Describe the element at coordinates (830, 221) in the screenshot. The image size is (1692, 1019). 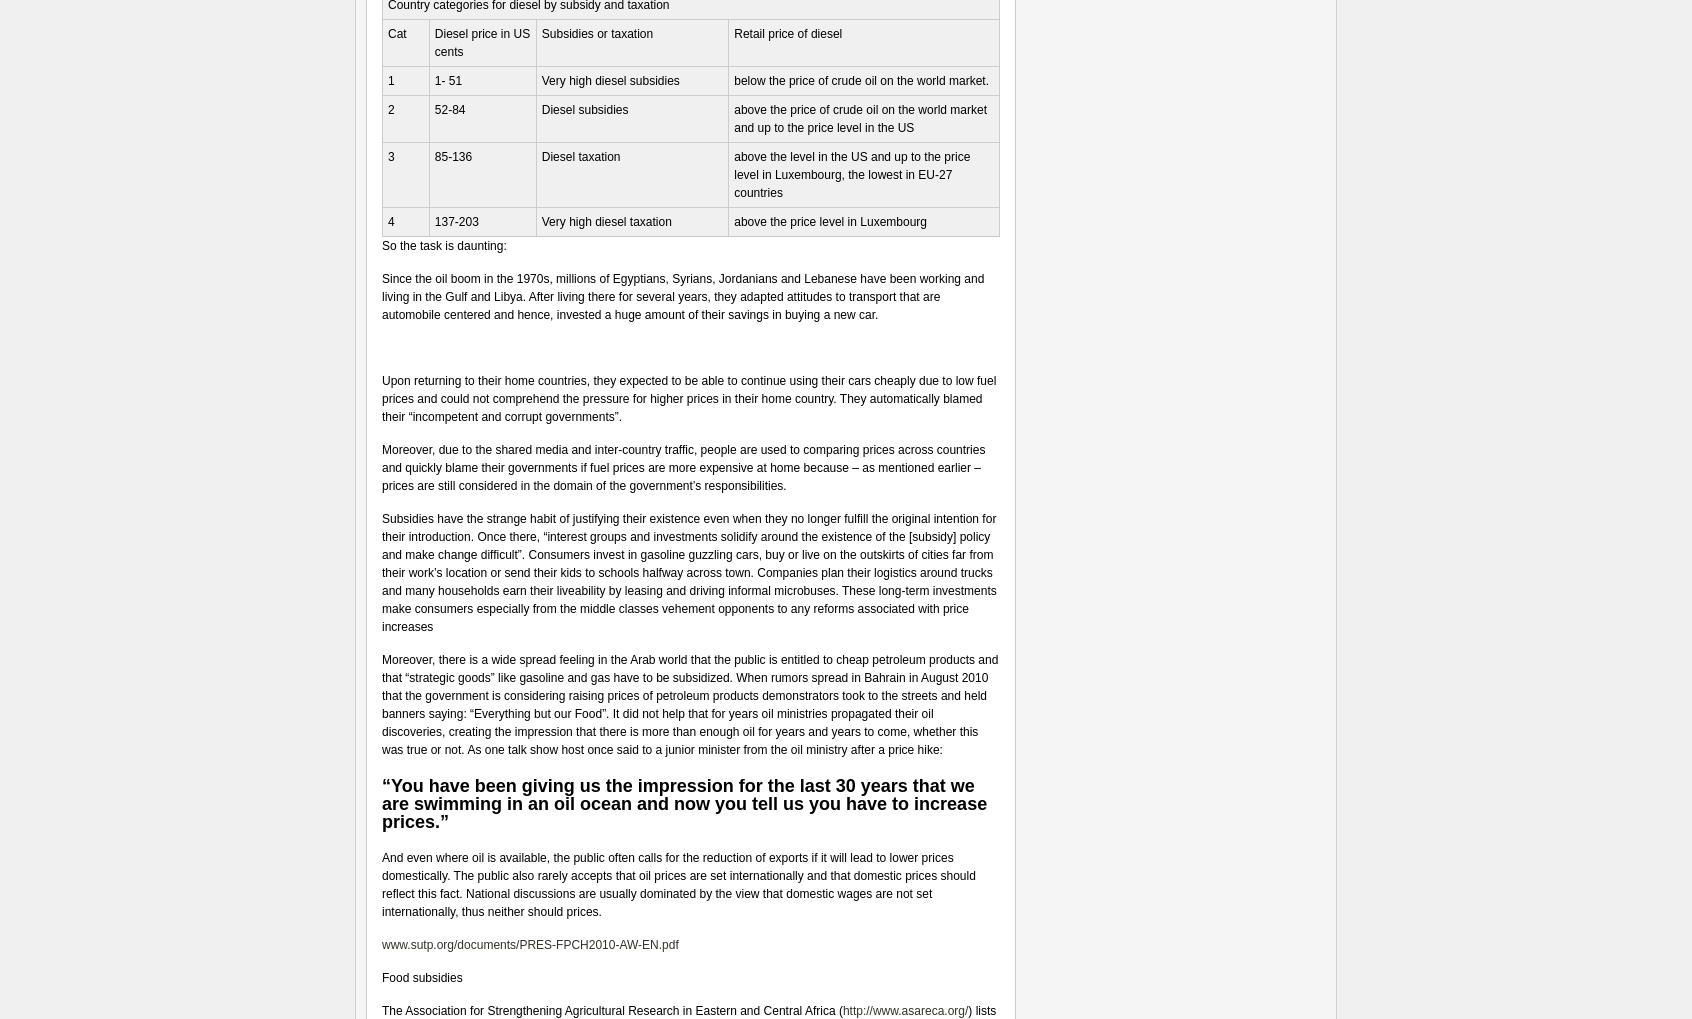
I see `'above the price level in Luxembourg'` at that location.